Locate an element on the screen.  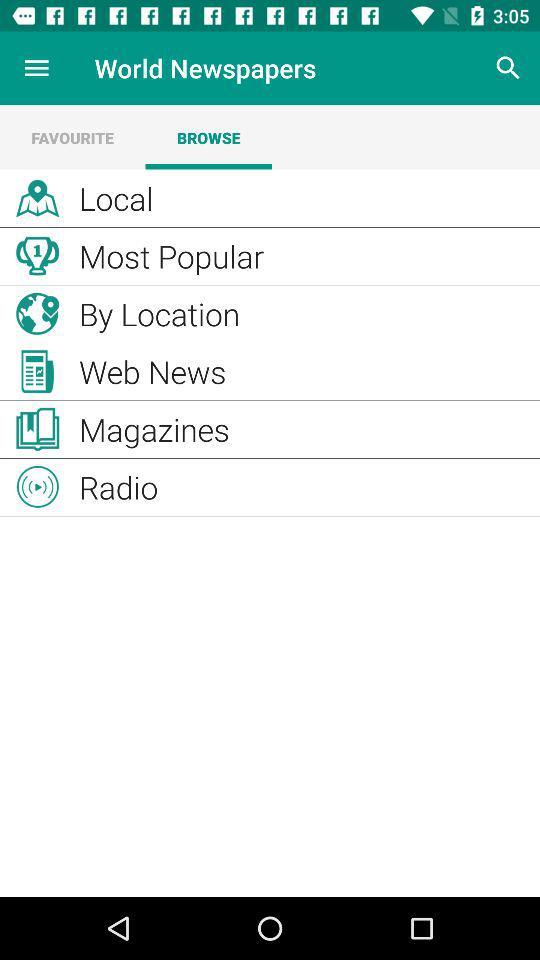
search is located at coordinates (508, 68).